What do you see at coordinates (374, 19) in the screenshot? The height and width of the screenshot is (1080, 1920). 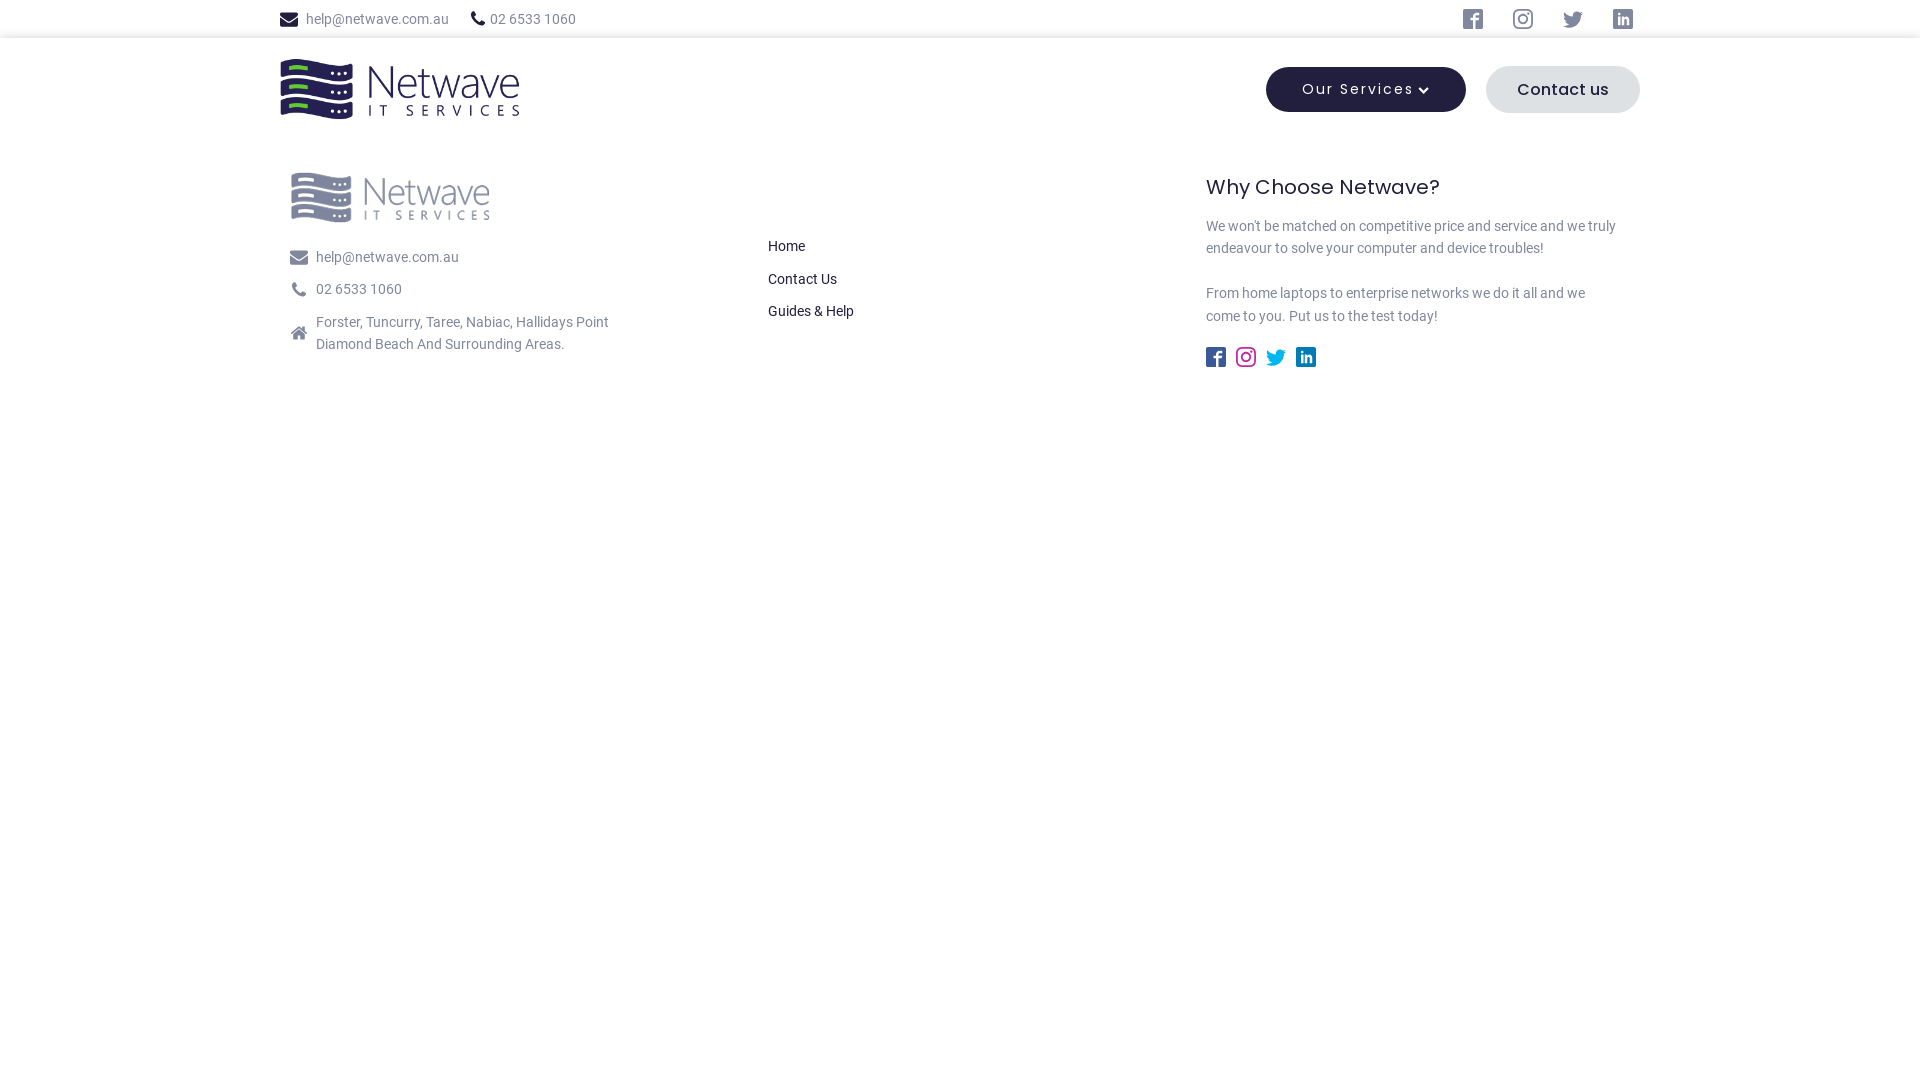 I see `'help@netwave.com.au'` at bounding box center [374, 19].